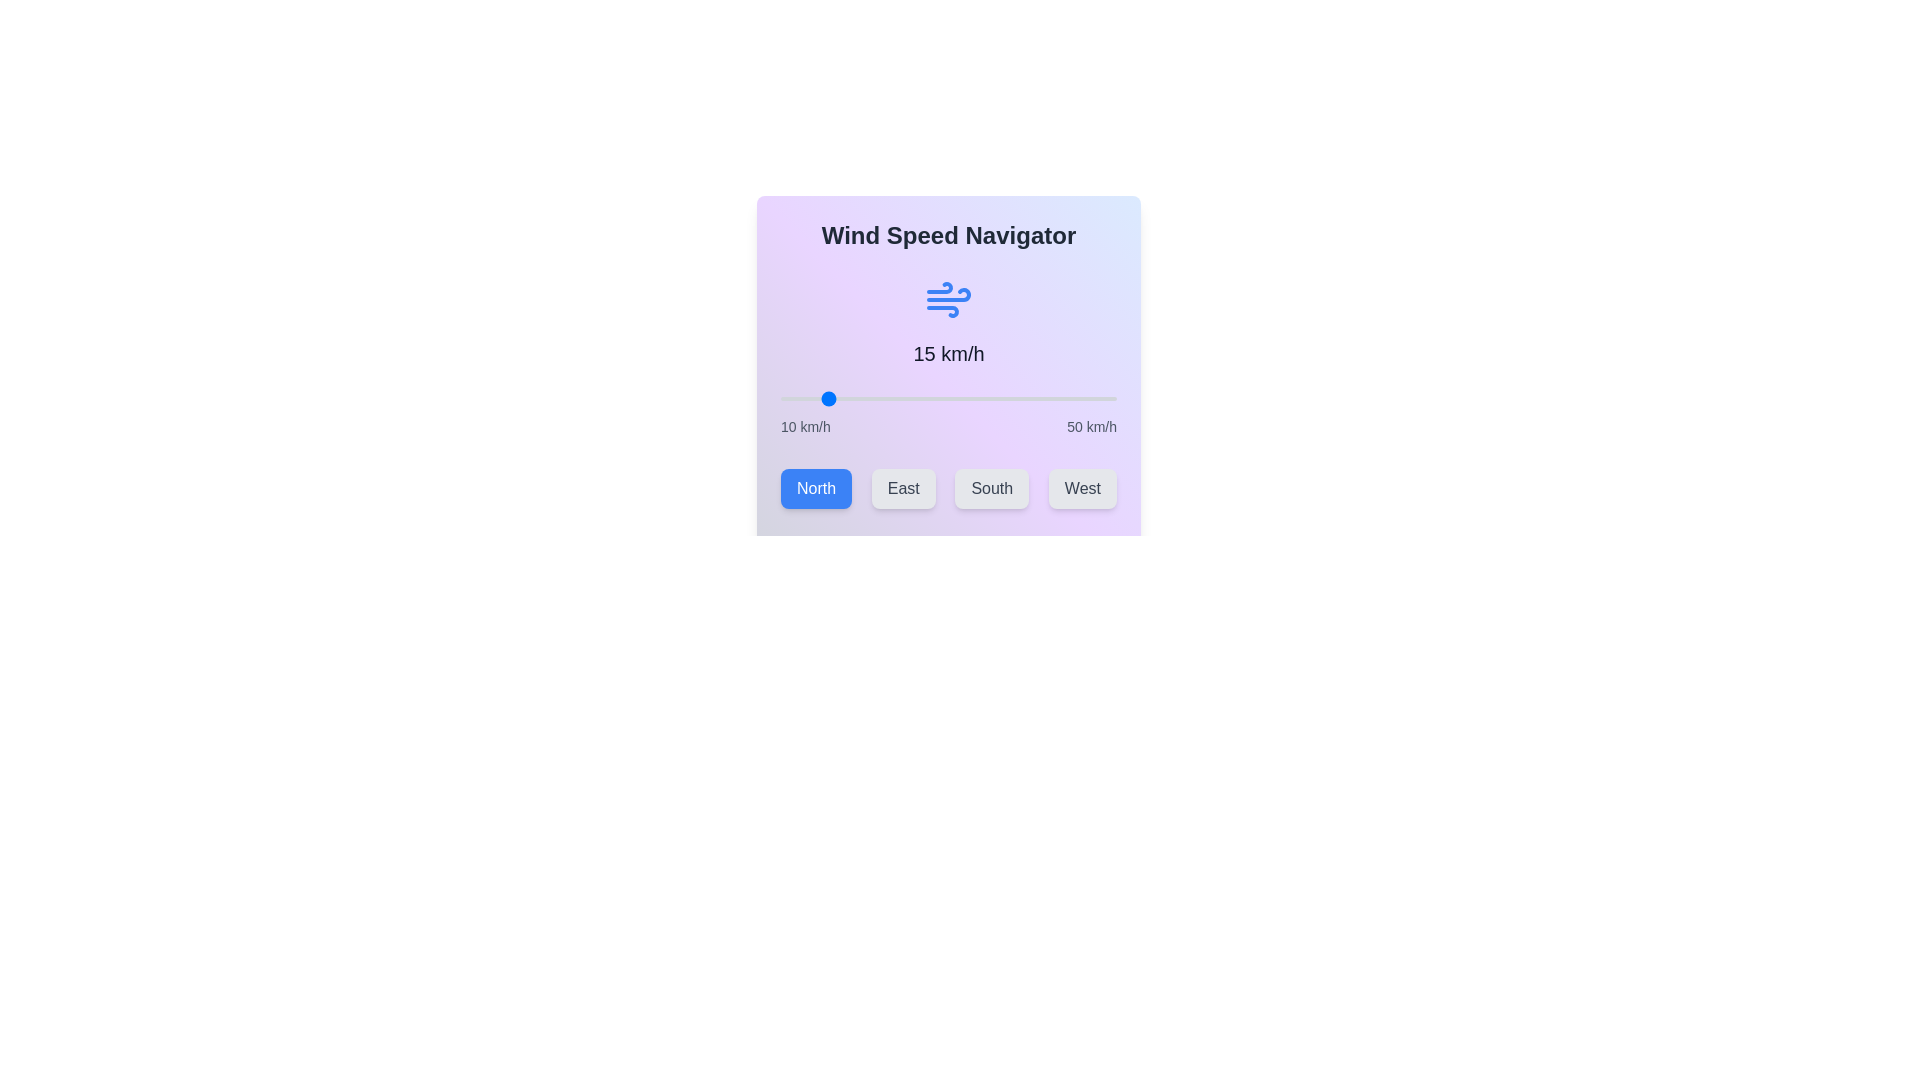 The image size is (1920, 1080). What do you see at coordinates (974, 398) in the screenshot?
I see `the wind speed to 33 km/h using the slider` at bounding box center [974, 398].